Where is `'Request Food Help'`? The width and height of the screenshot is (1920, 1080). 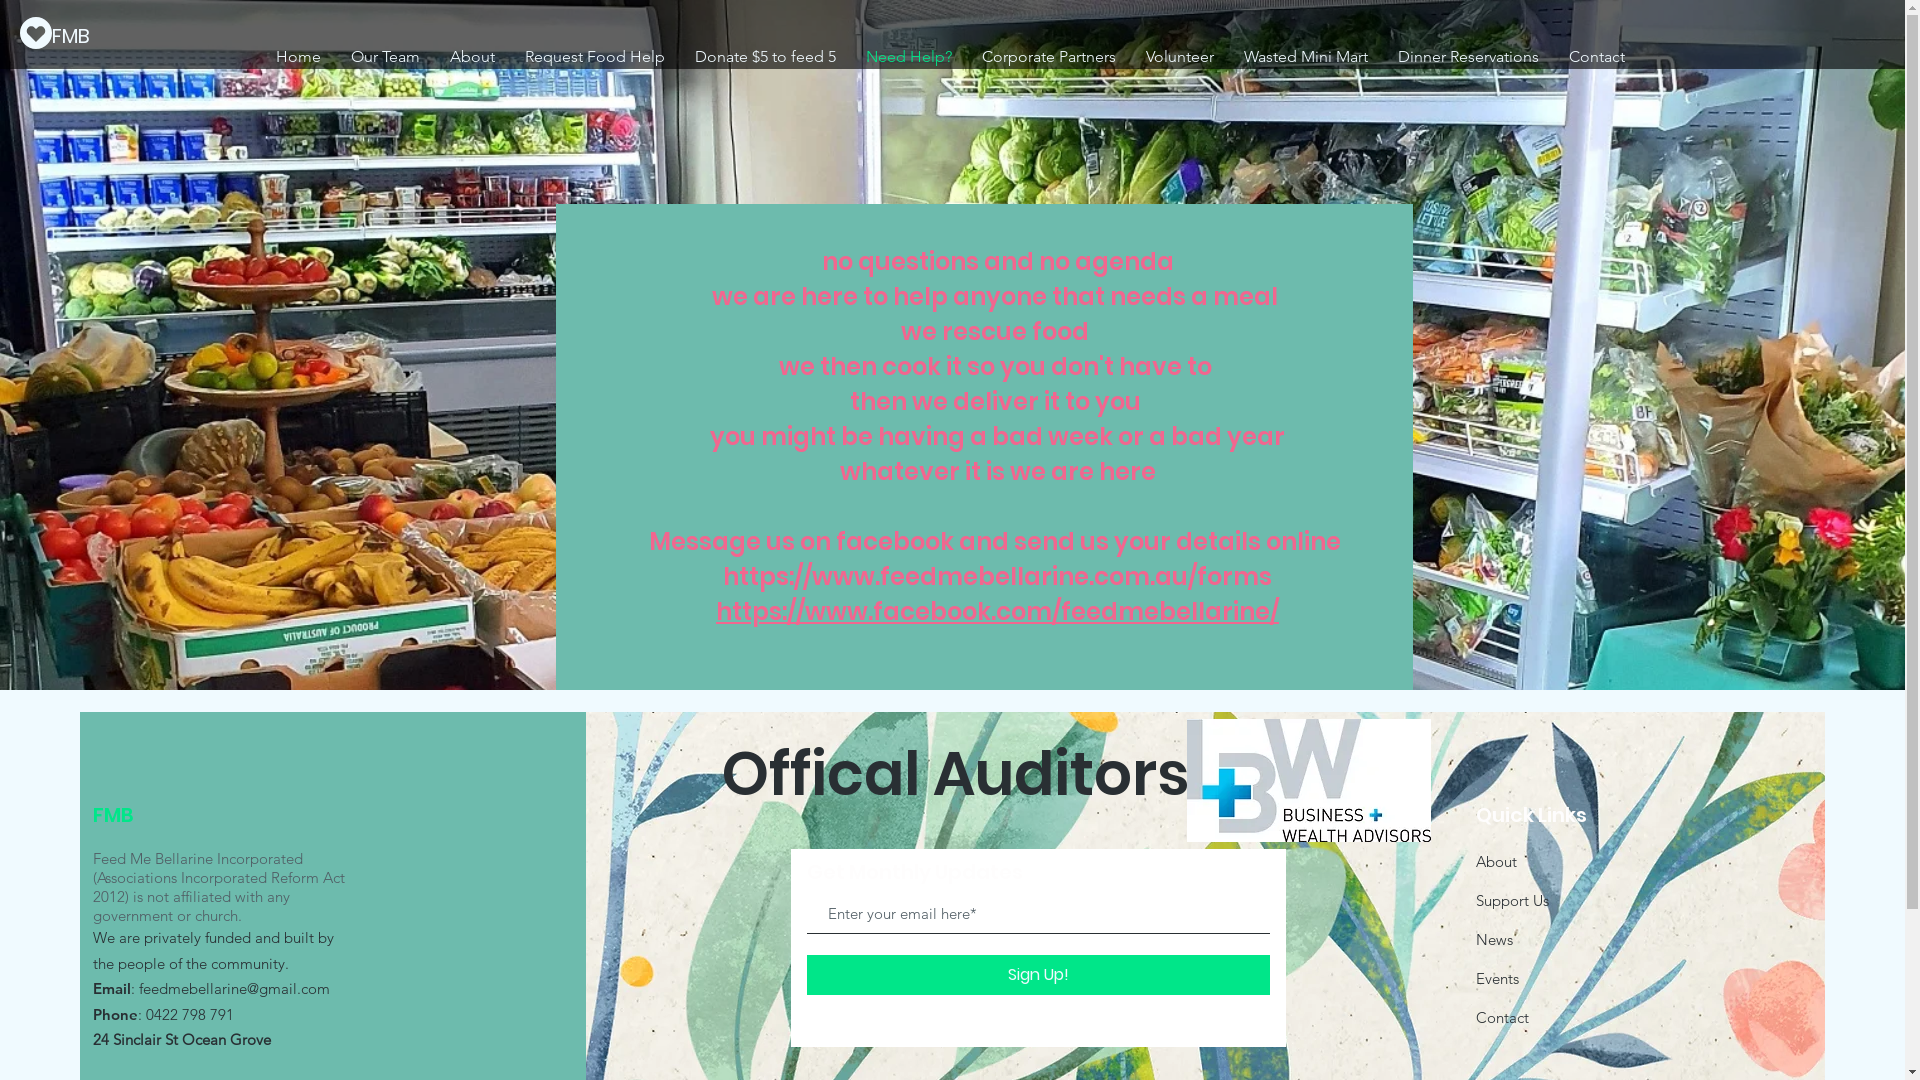 'Request Food Help' is located at coordinates (594, 55).